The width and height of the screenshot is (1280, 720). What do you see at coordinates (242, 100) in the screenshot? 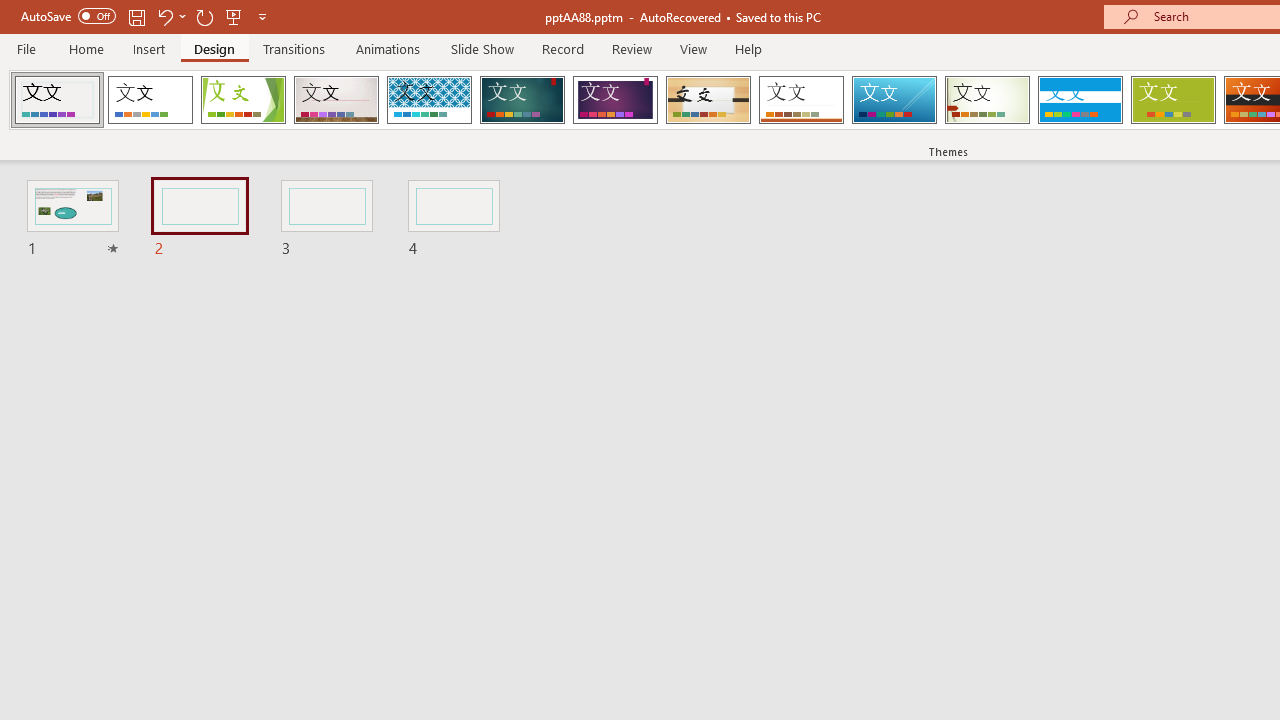
I see `'Facet'` at bounding box center [242, 100].